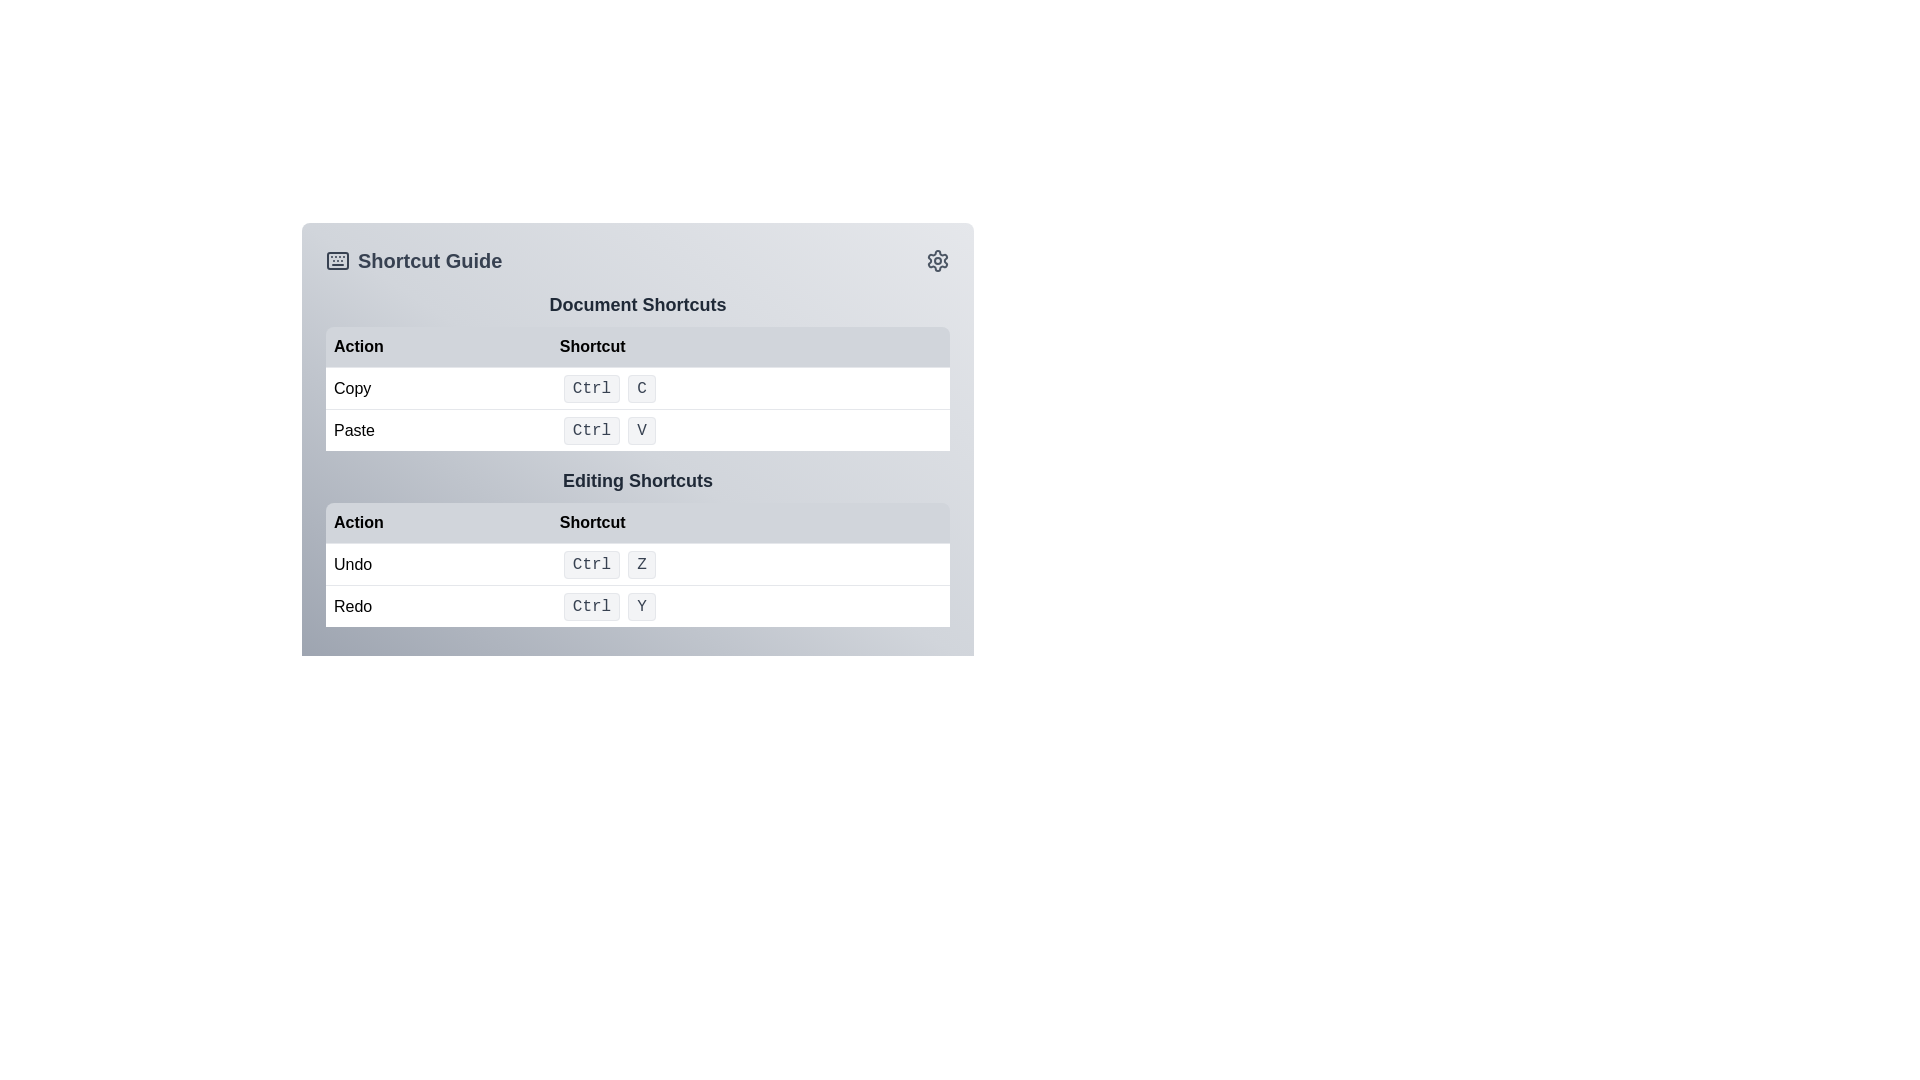  Describe the element at coordinates (637, 563) in the screenshot. I see `the Text Display element that informs users of the 'Undo' action, which combines 'Ctrl' and 'Z', located in the second section of the shortcut guide under 'Editing Shortcuts'` at that location.